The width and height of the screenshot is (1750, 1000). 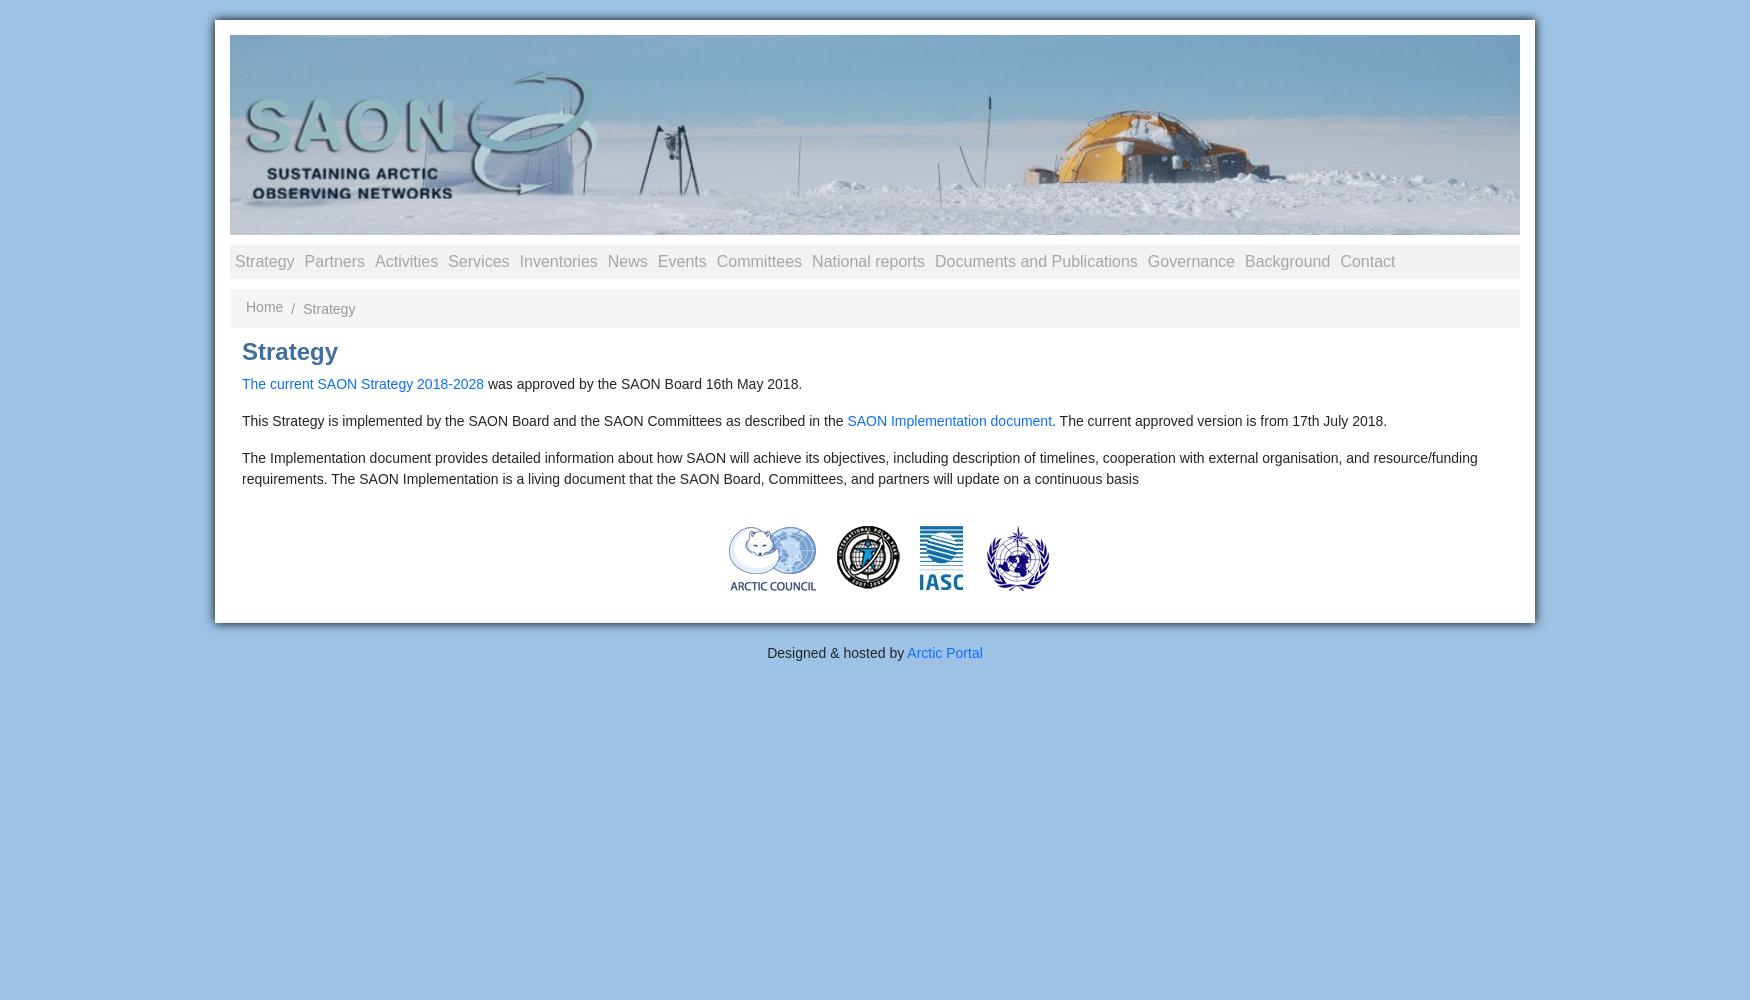 I want to click on 'Events', so click(x=680, y=260).